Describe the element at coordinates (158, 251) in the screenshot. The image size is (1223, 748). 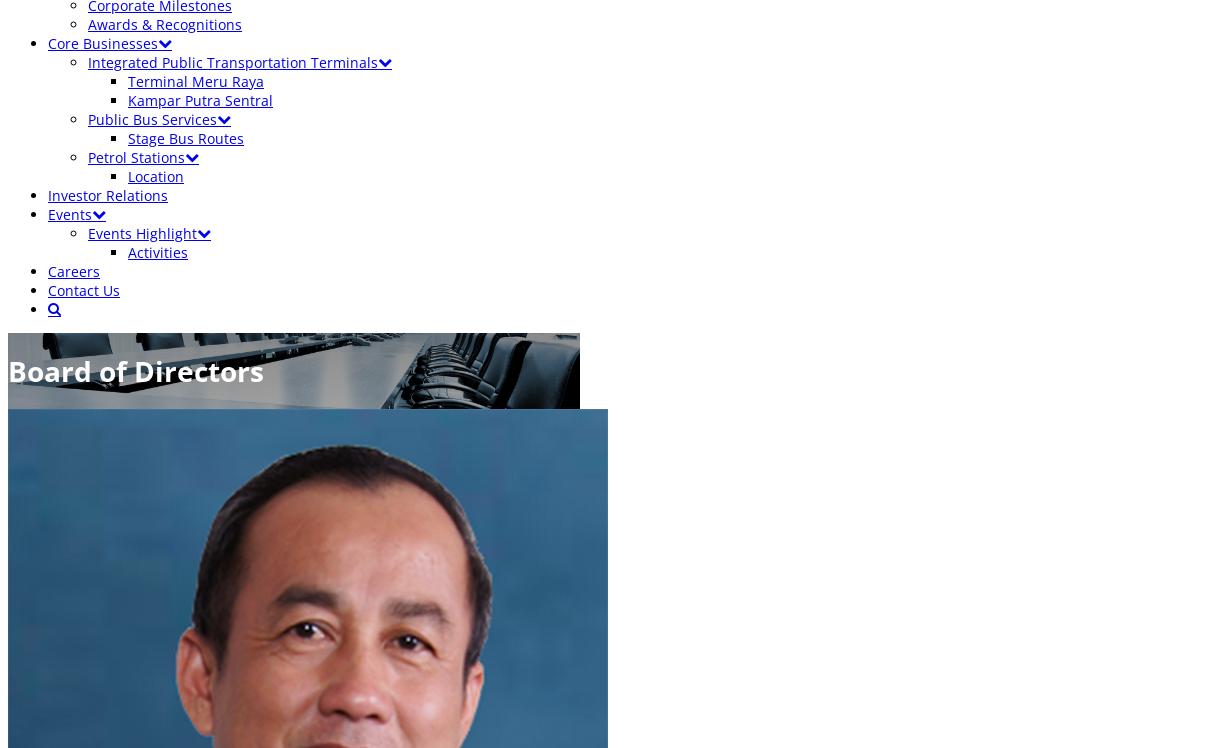
I see `'Activities'` at that location.